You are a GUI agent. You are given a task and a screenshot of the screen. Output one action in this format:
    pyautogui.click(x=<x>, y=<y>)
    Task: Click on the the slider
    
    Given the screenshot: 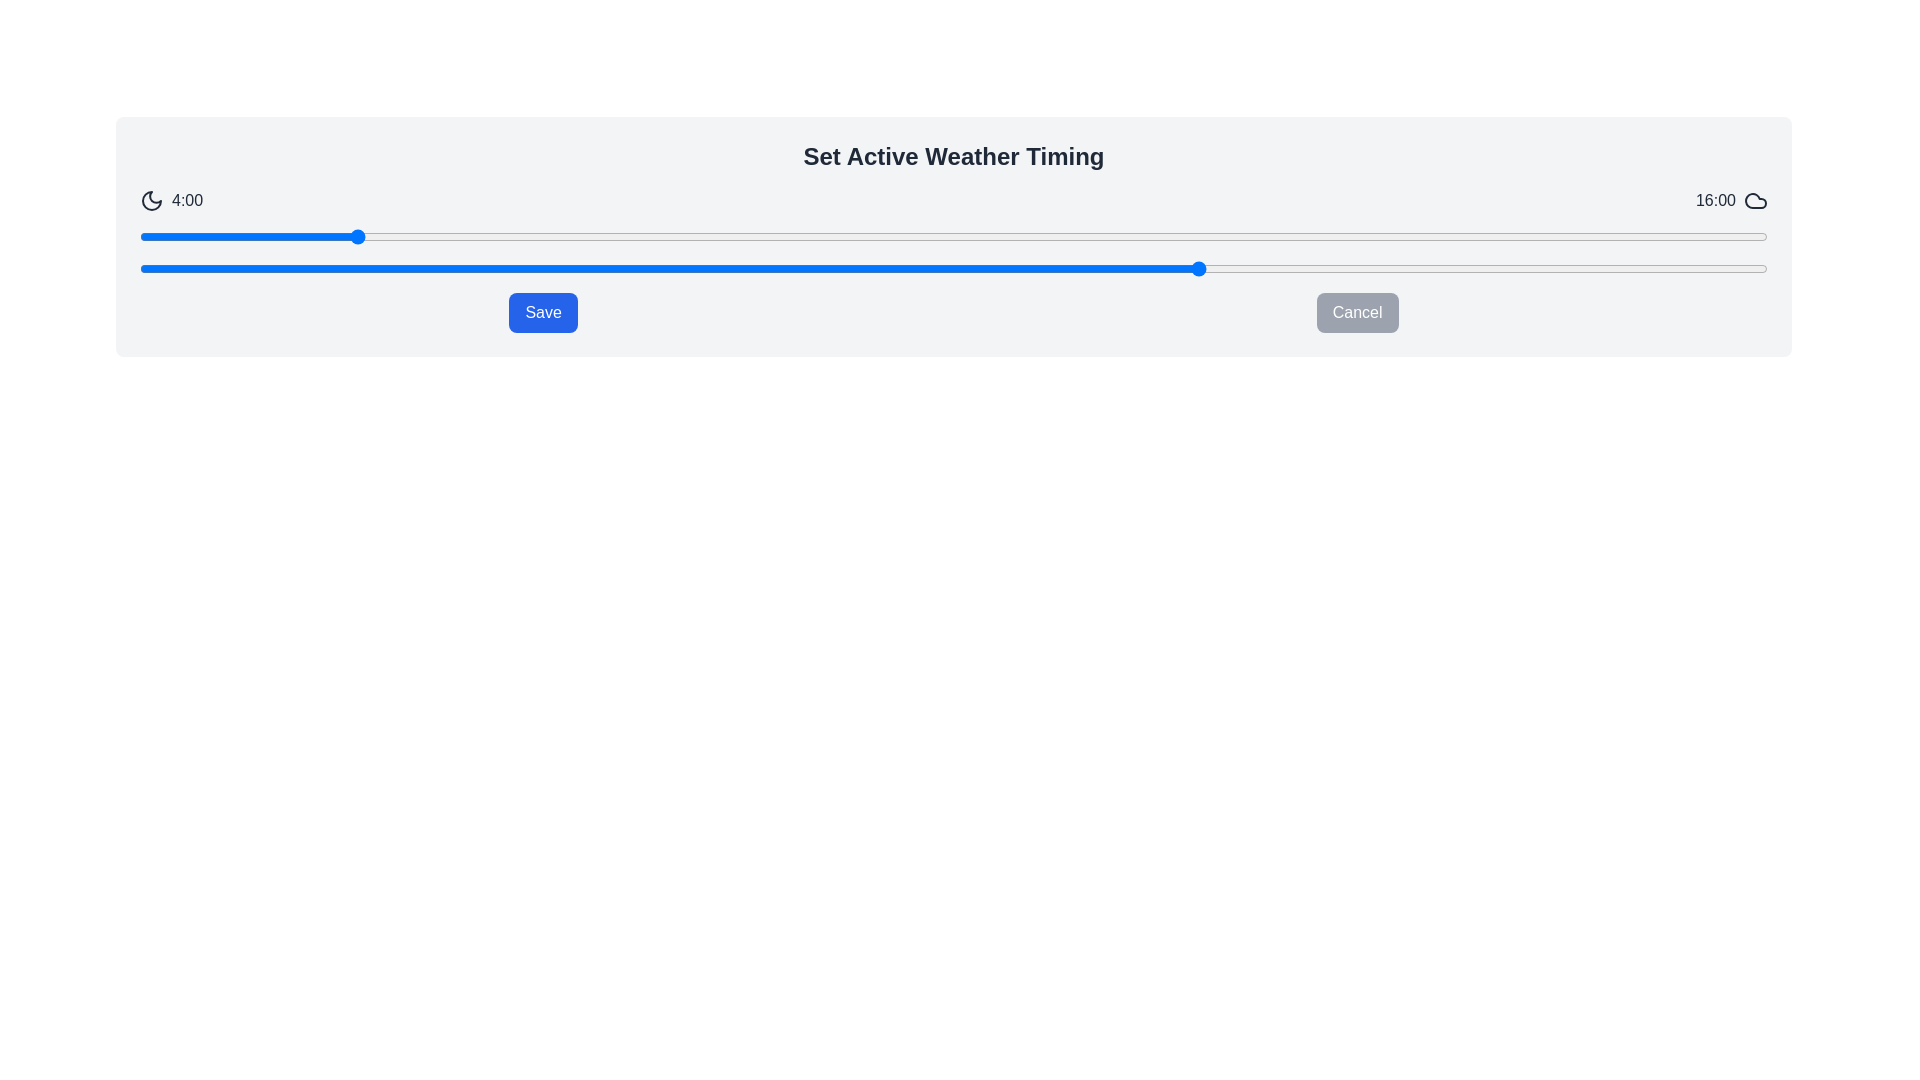 What is the action you would take?
    pyautogui.click(x=352, y=268)
    